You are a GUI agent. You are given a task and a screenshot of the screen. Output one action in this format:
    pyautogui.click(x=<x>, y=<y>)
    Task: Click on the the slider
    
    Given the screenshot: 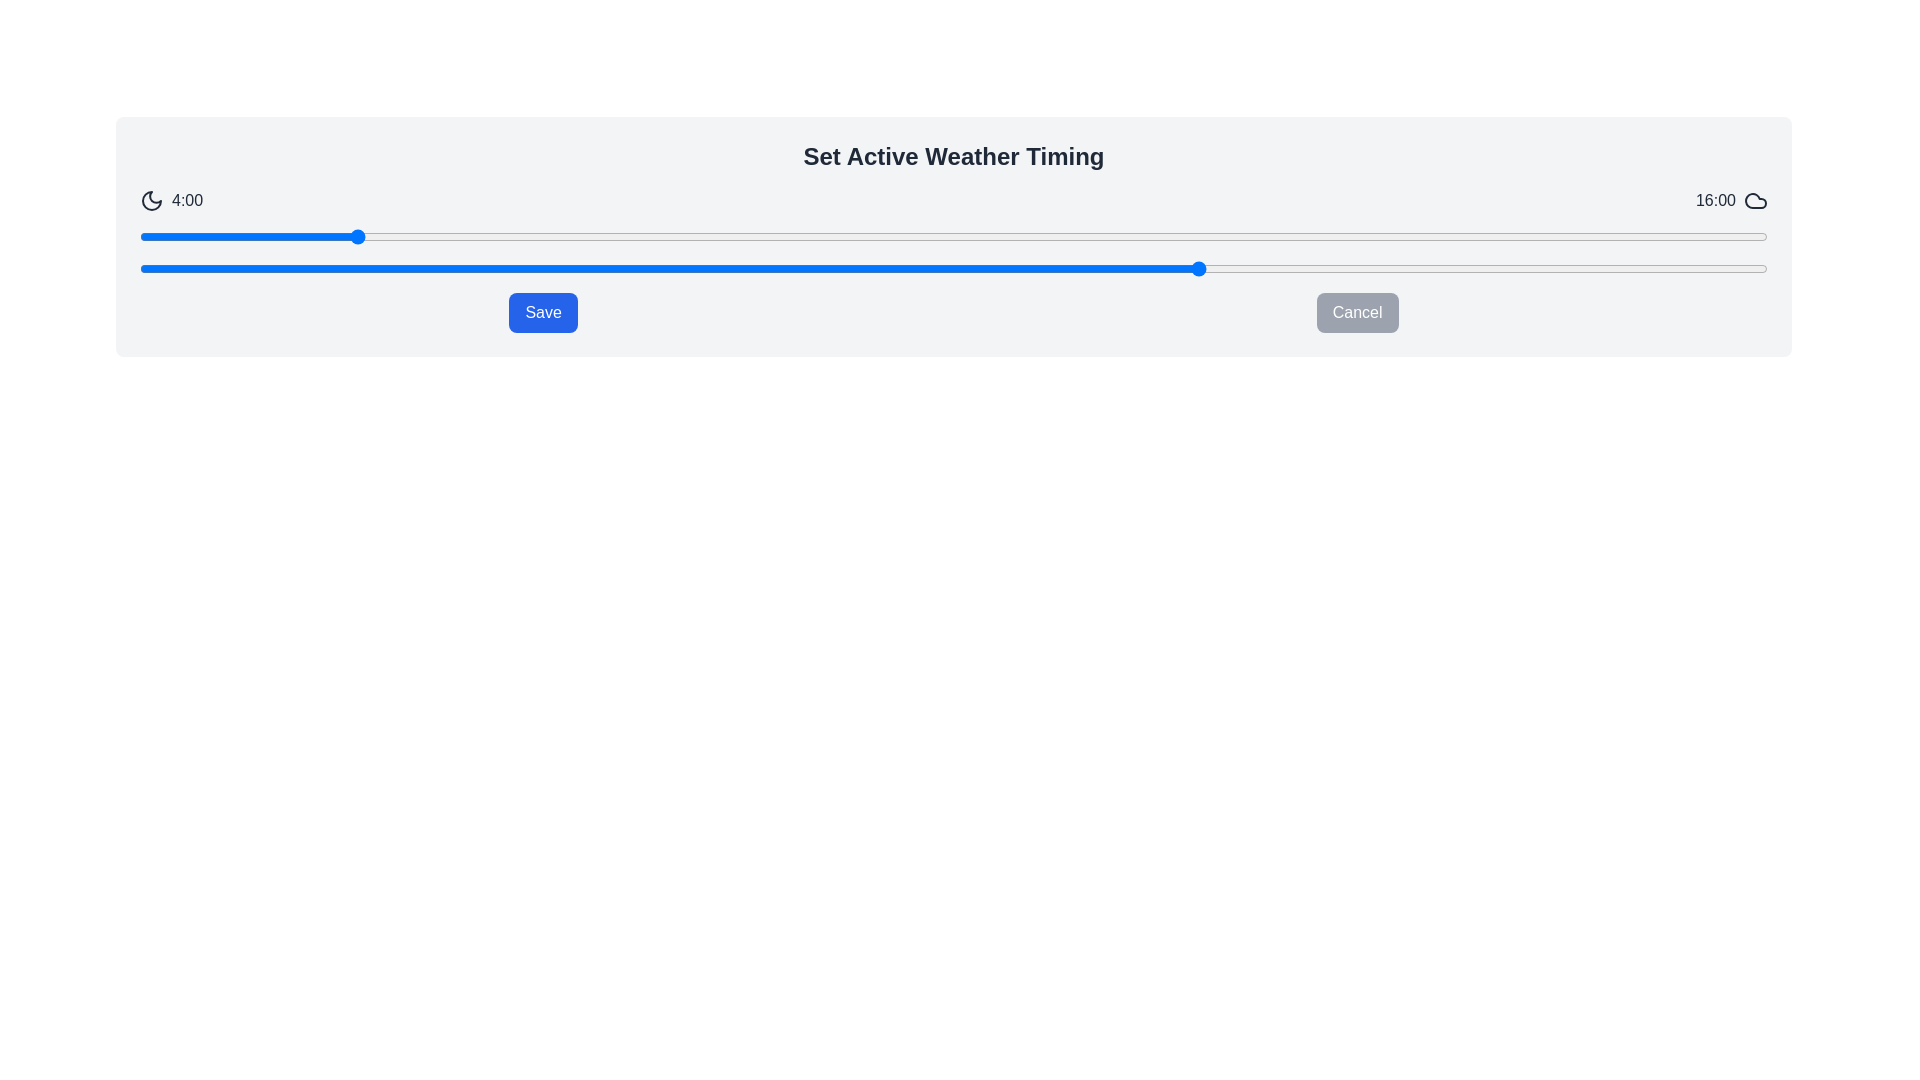 What is the action you would take?
    pyautogui.click(x=352, y=268)
    